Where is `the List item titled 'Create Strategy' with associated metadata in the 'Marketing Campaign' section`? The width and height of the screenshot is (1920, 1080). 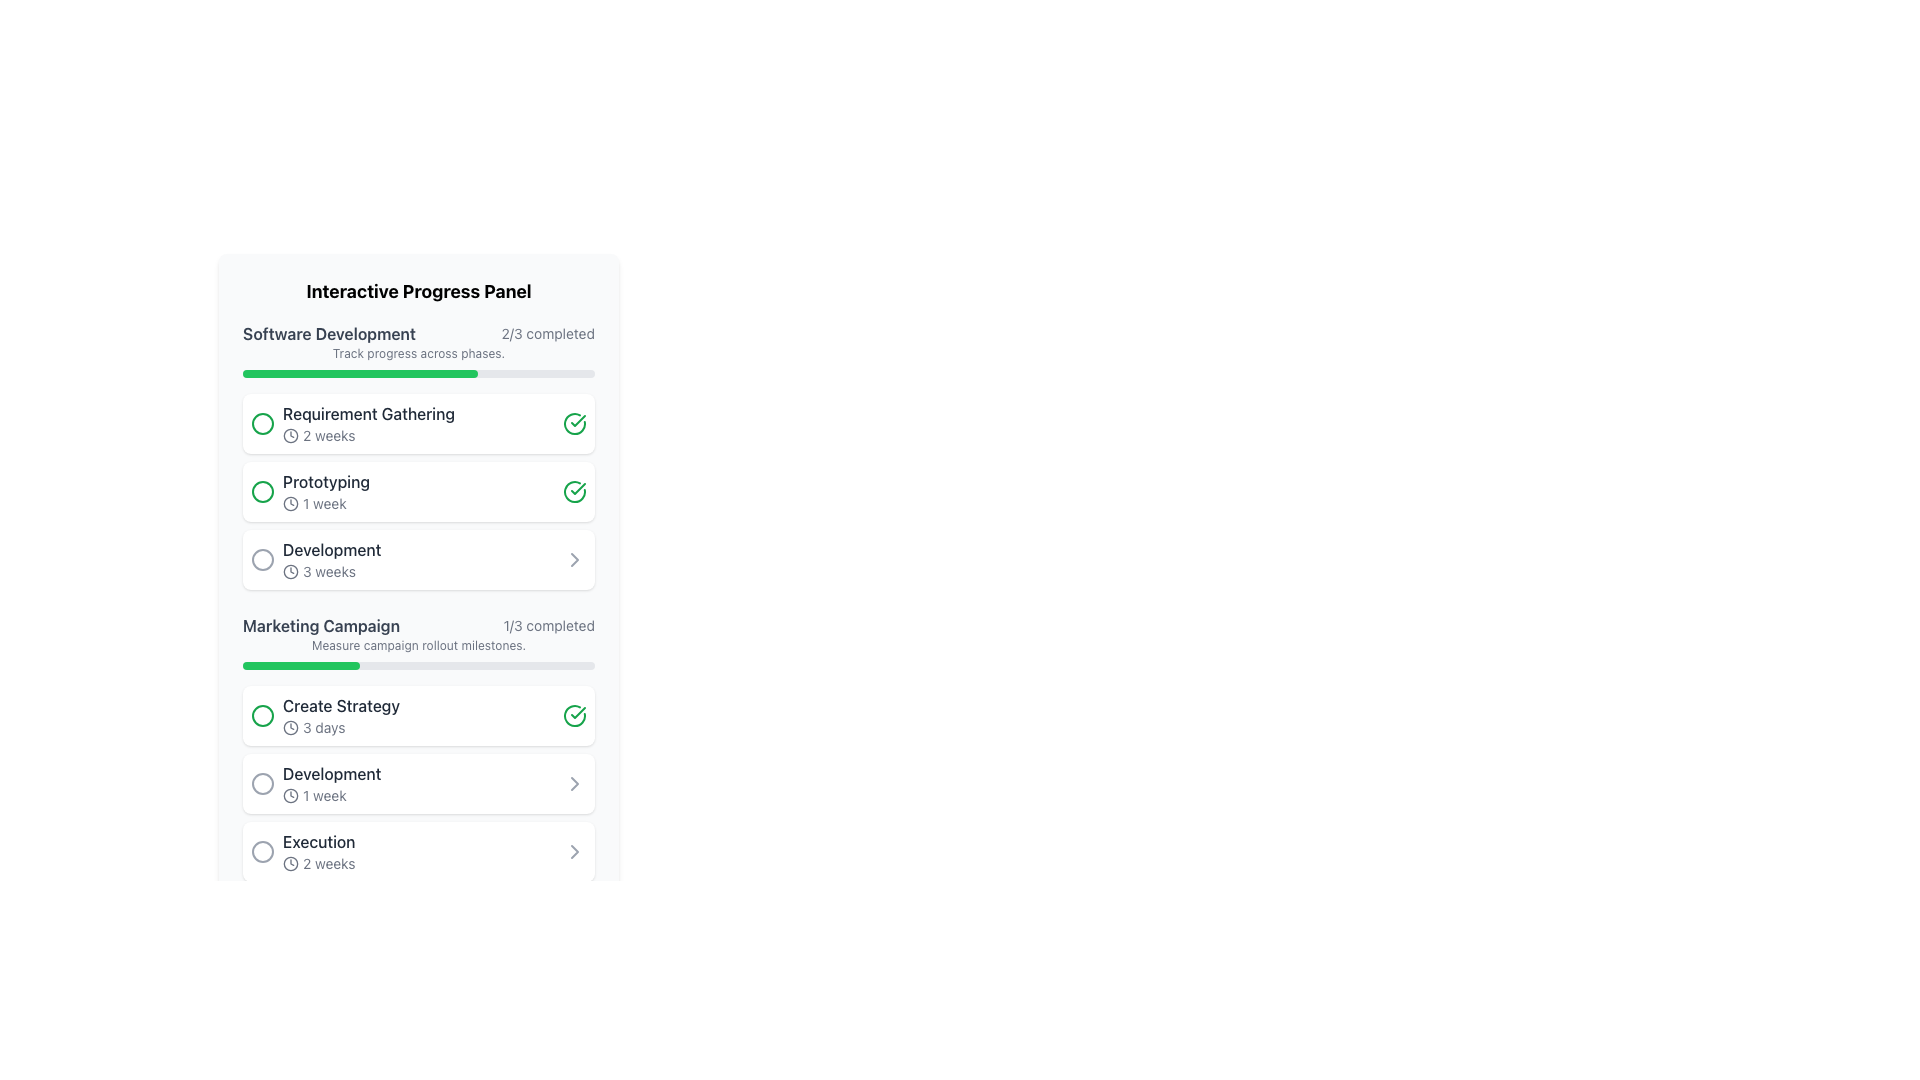 the List item titled 'Create Strategy' with associated metadata in the 'Marketing Campaign' section is located at coordinates (325, 715).